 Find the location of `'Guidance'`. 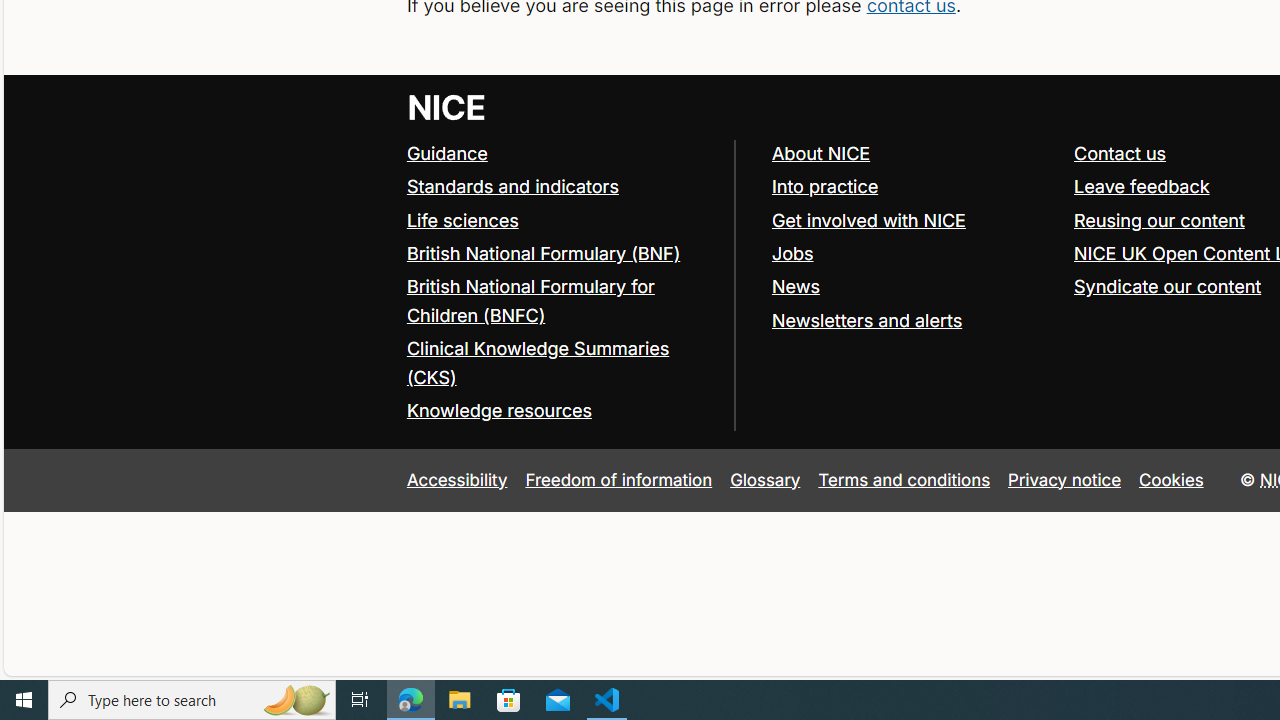

'Guidance' is located at coordinates (445, 152).